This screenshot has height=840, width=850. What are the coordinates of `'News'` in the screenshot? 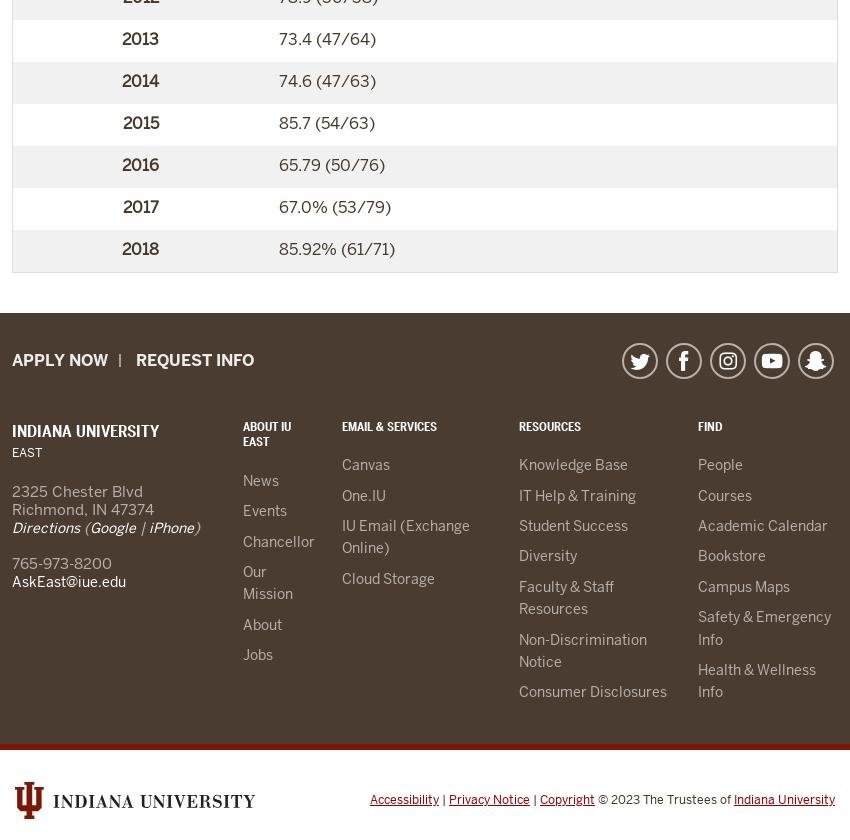 It's located at (259, 479).